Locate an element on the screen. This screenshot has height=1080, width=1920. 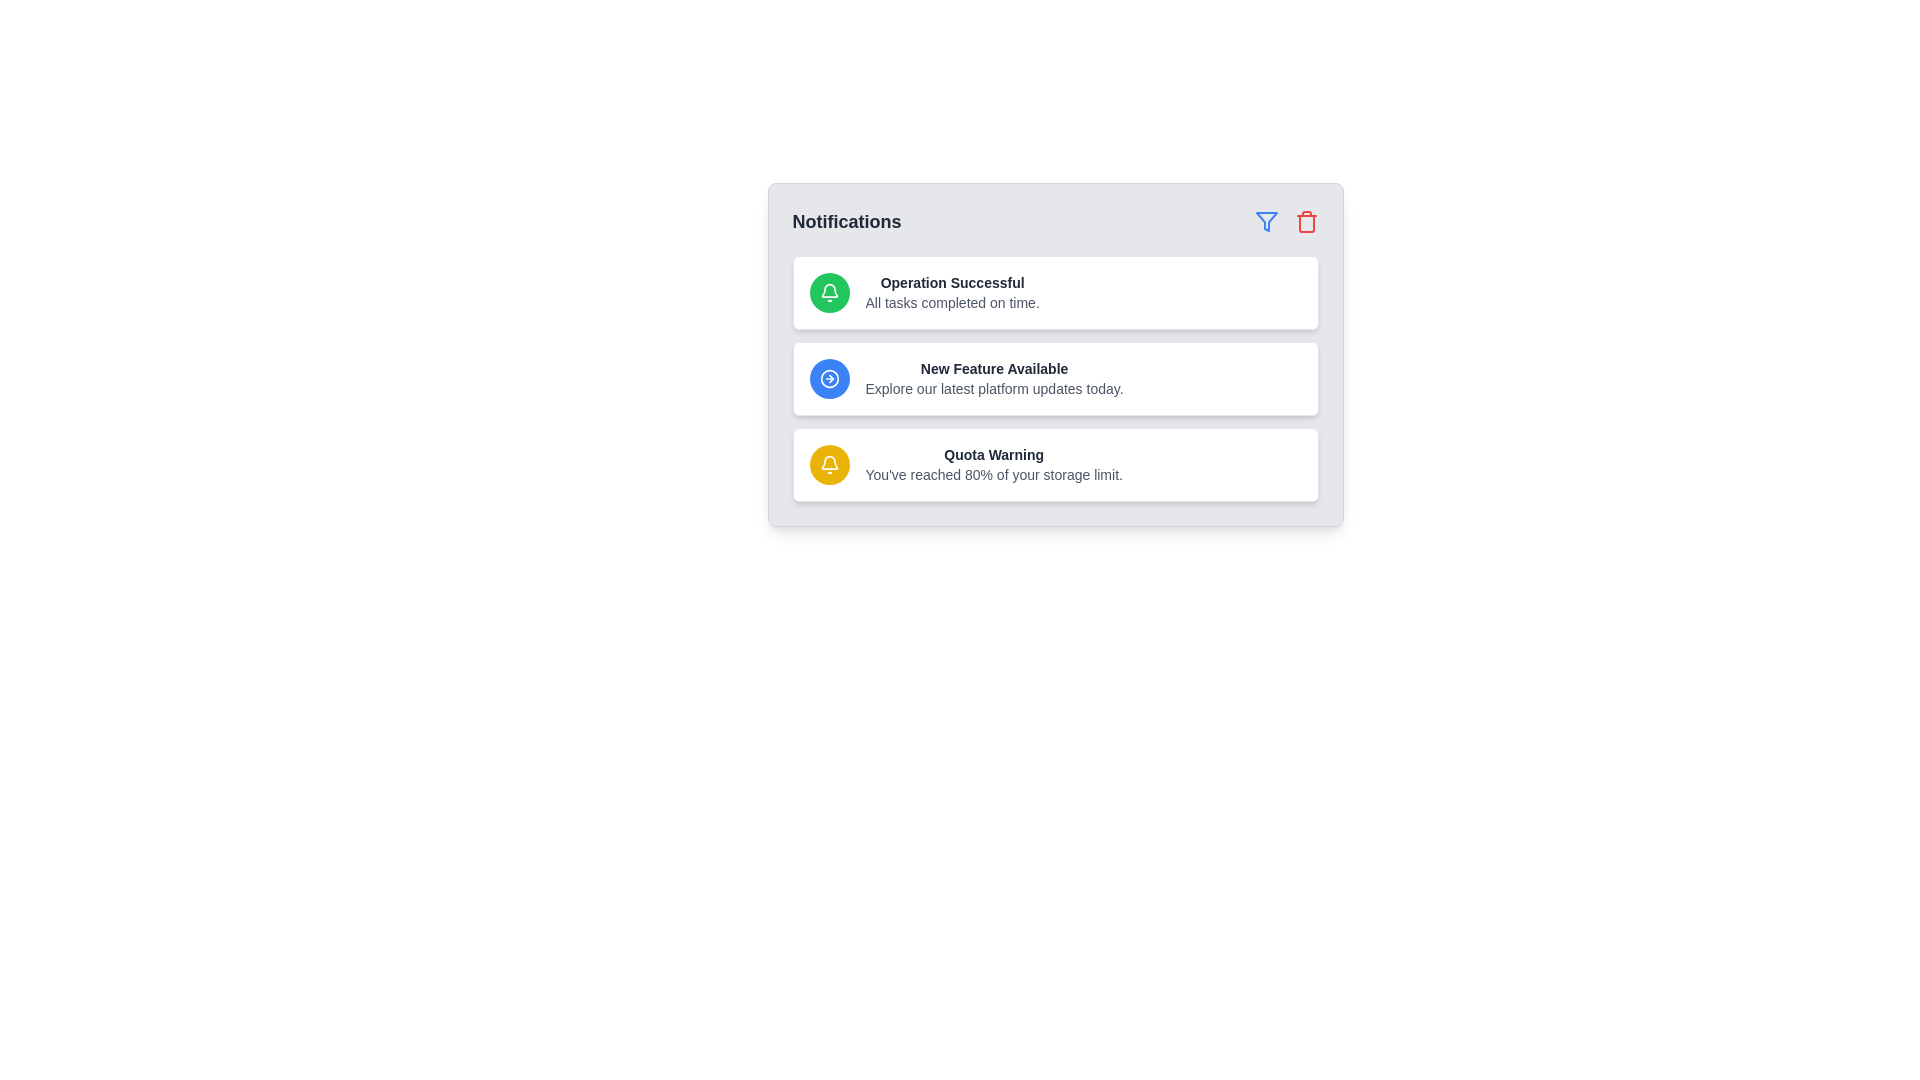
the bell-shaped notification icon with a green background, located in the notification card at the bottom of the notifications list is located at coordinates (829, 293).